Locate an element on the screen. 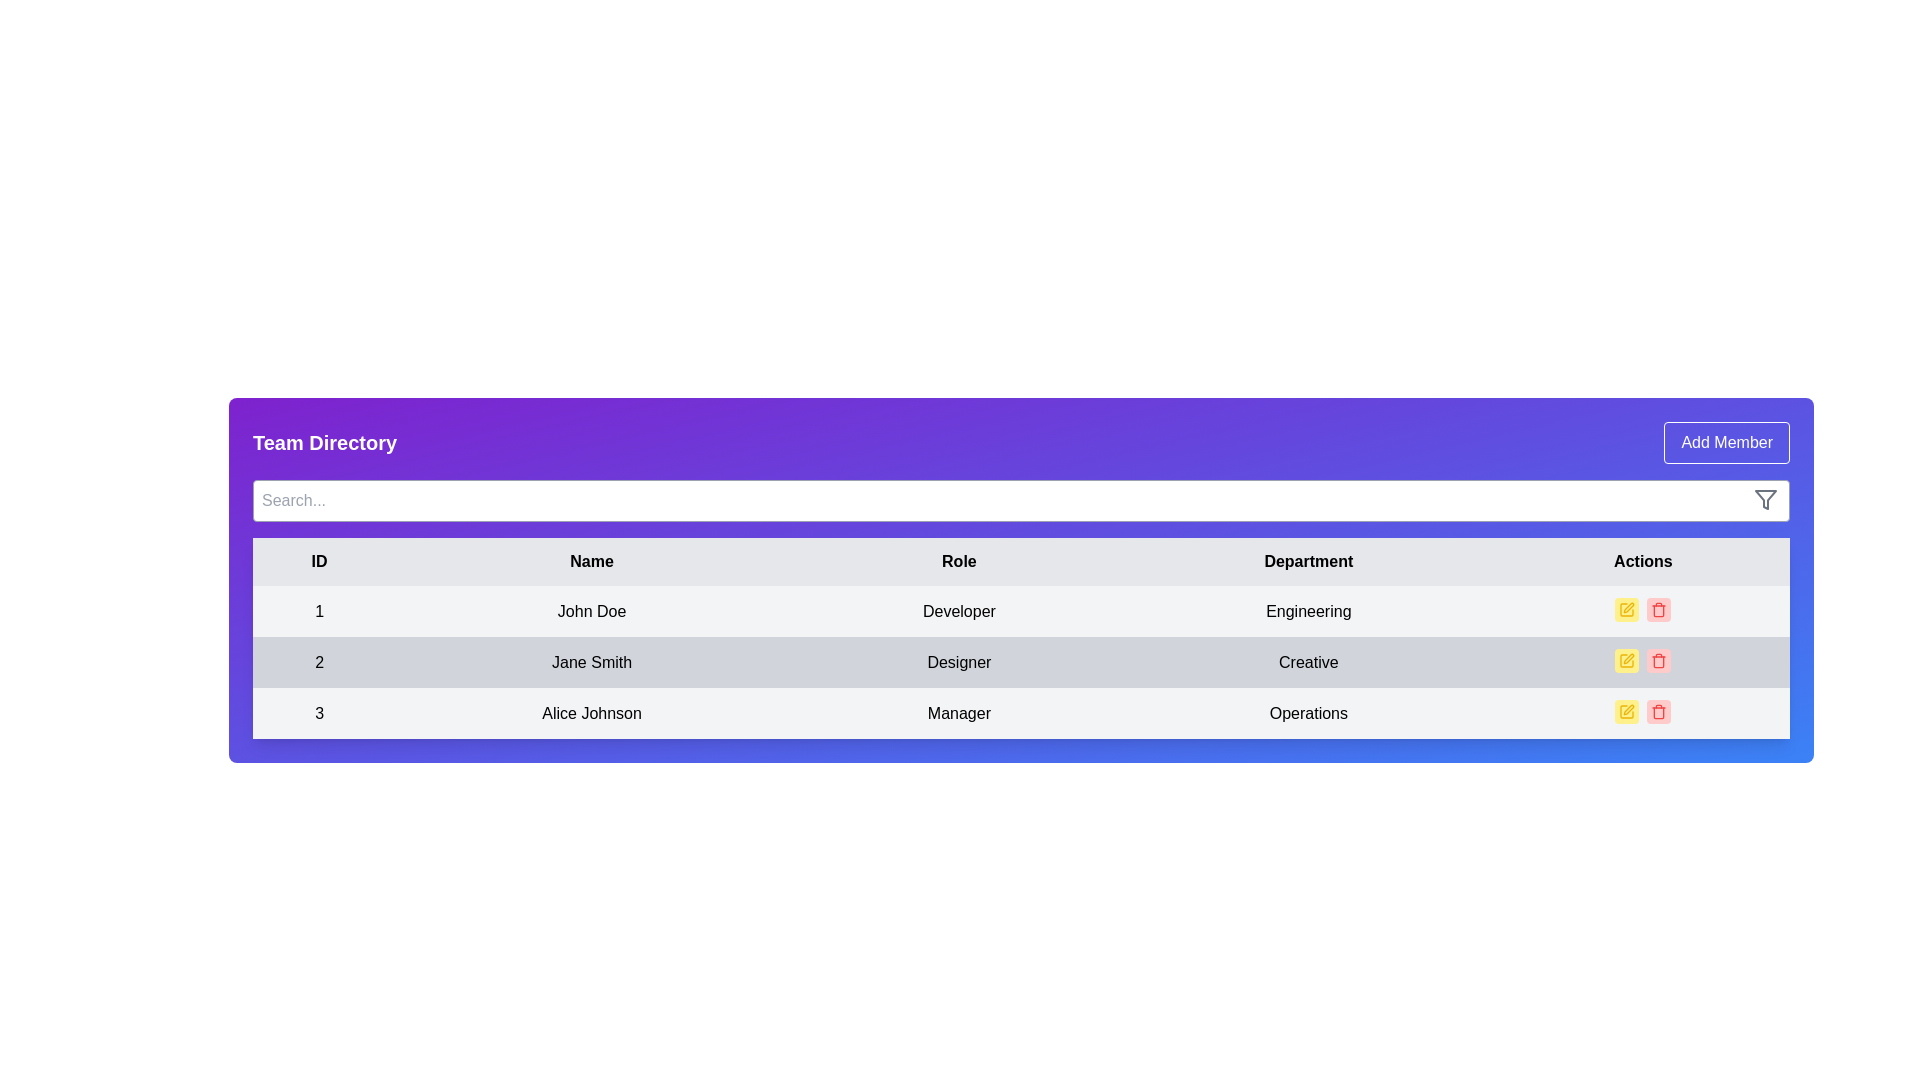 The image size is (1920, 1080). the 'Add Member' button located in the top-right corner of the 'Team Directory' section is located at coordinates (1726, 442).